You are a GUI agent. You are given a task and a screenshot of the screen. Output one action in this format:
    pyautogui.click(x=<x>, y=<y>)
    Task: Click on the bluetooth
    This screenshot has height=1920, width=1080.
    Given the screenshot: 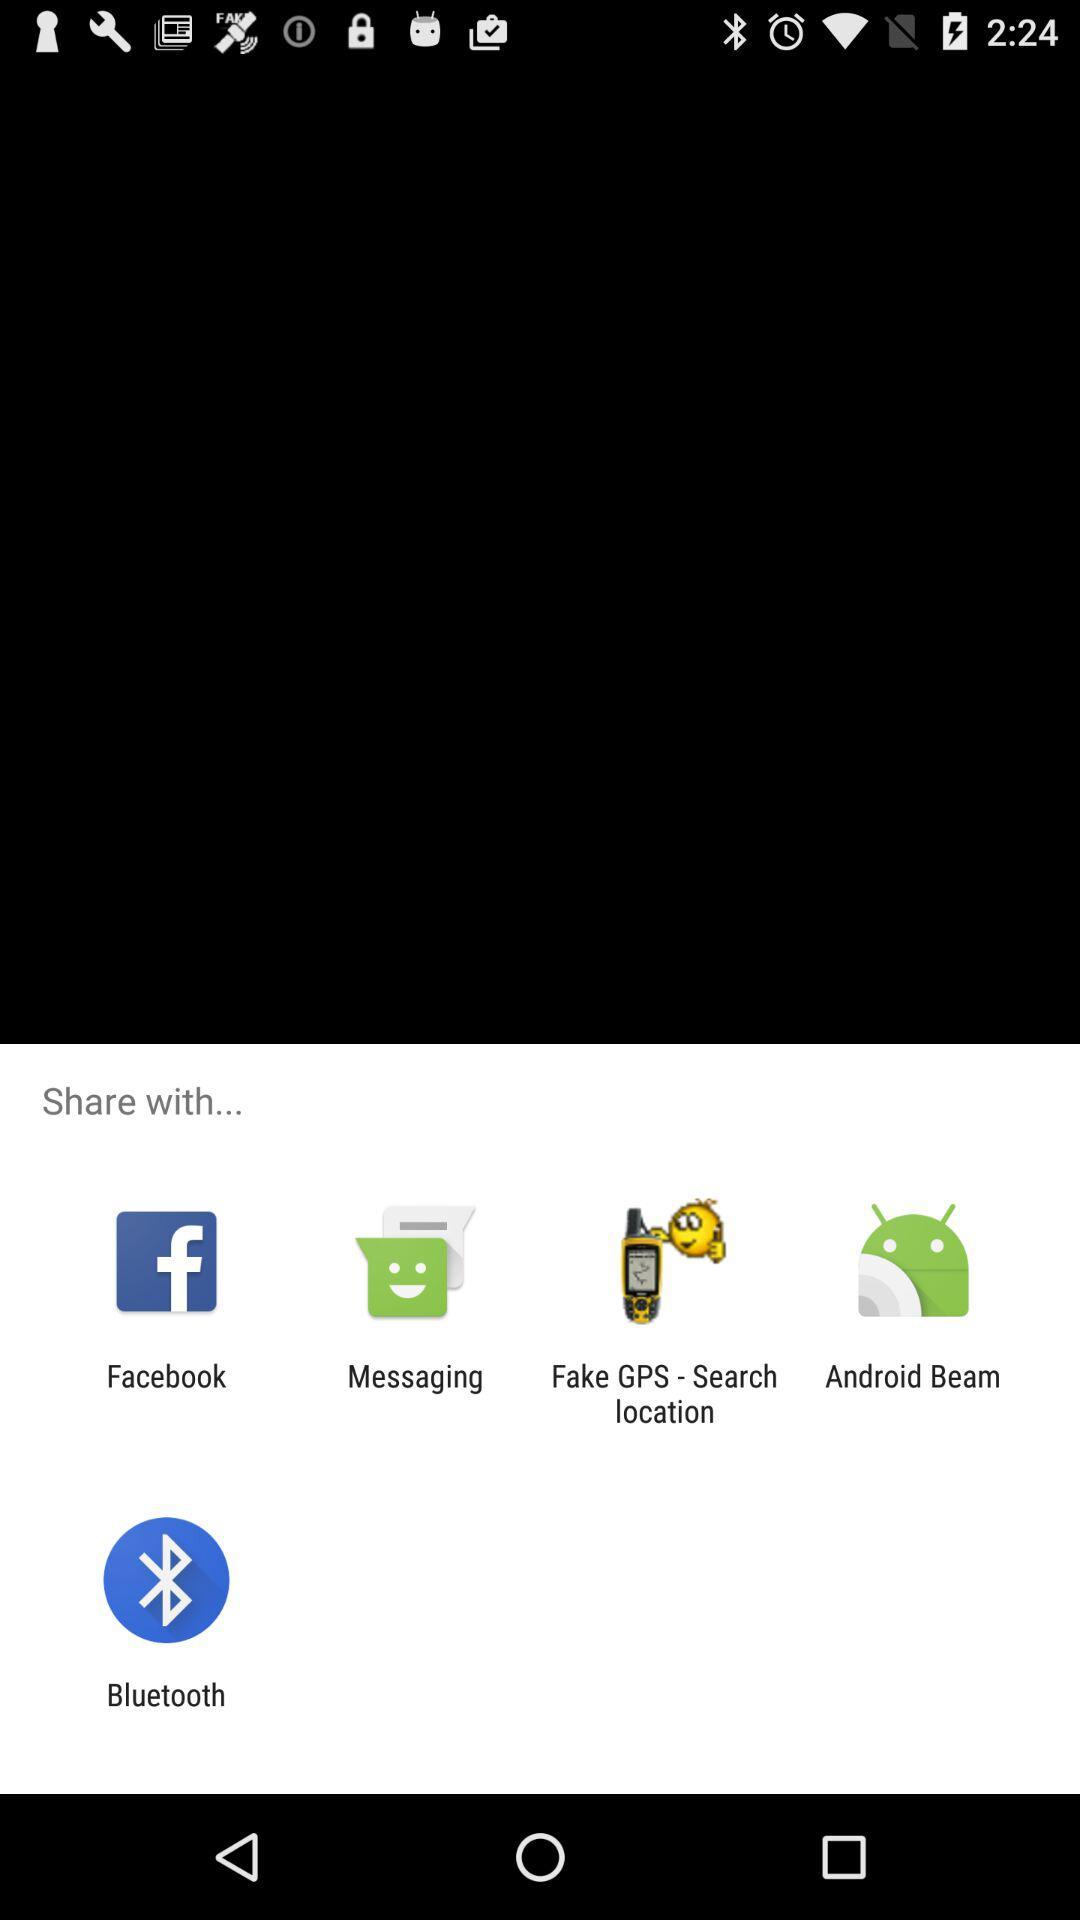 What is the action you would take?
    pyautogui.click(x=165, y=1711)
    